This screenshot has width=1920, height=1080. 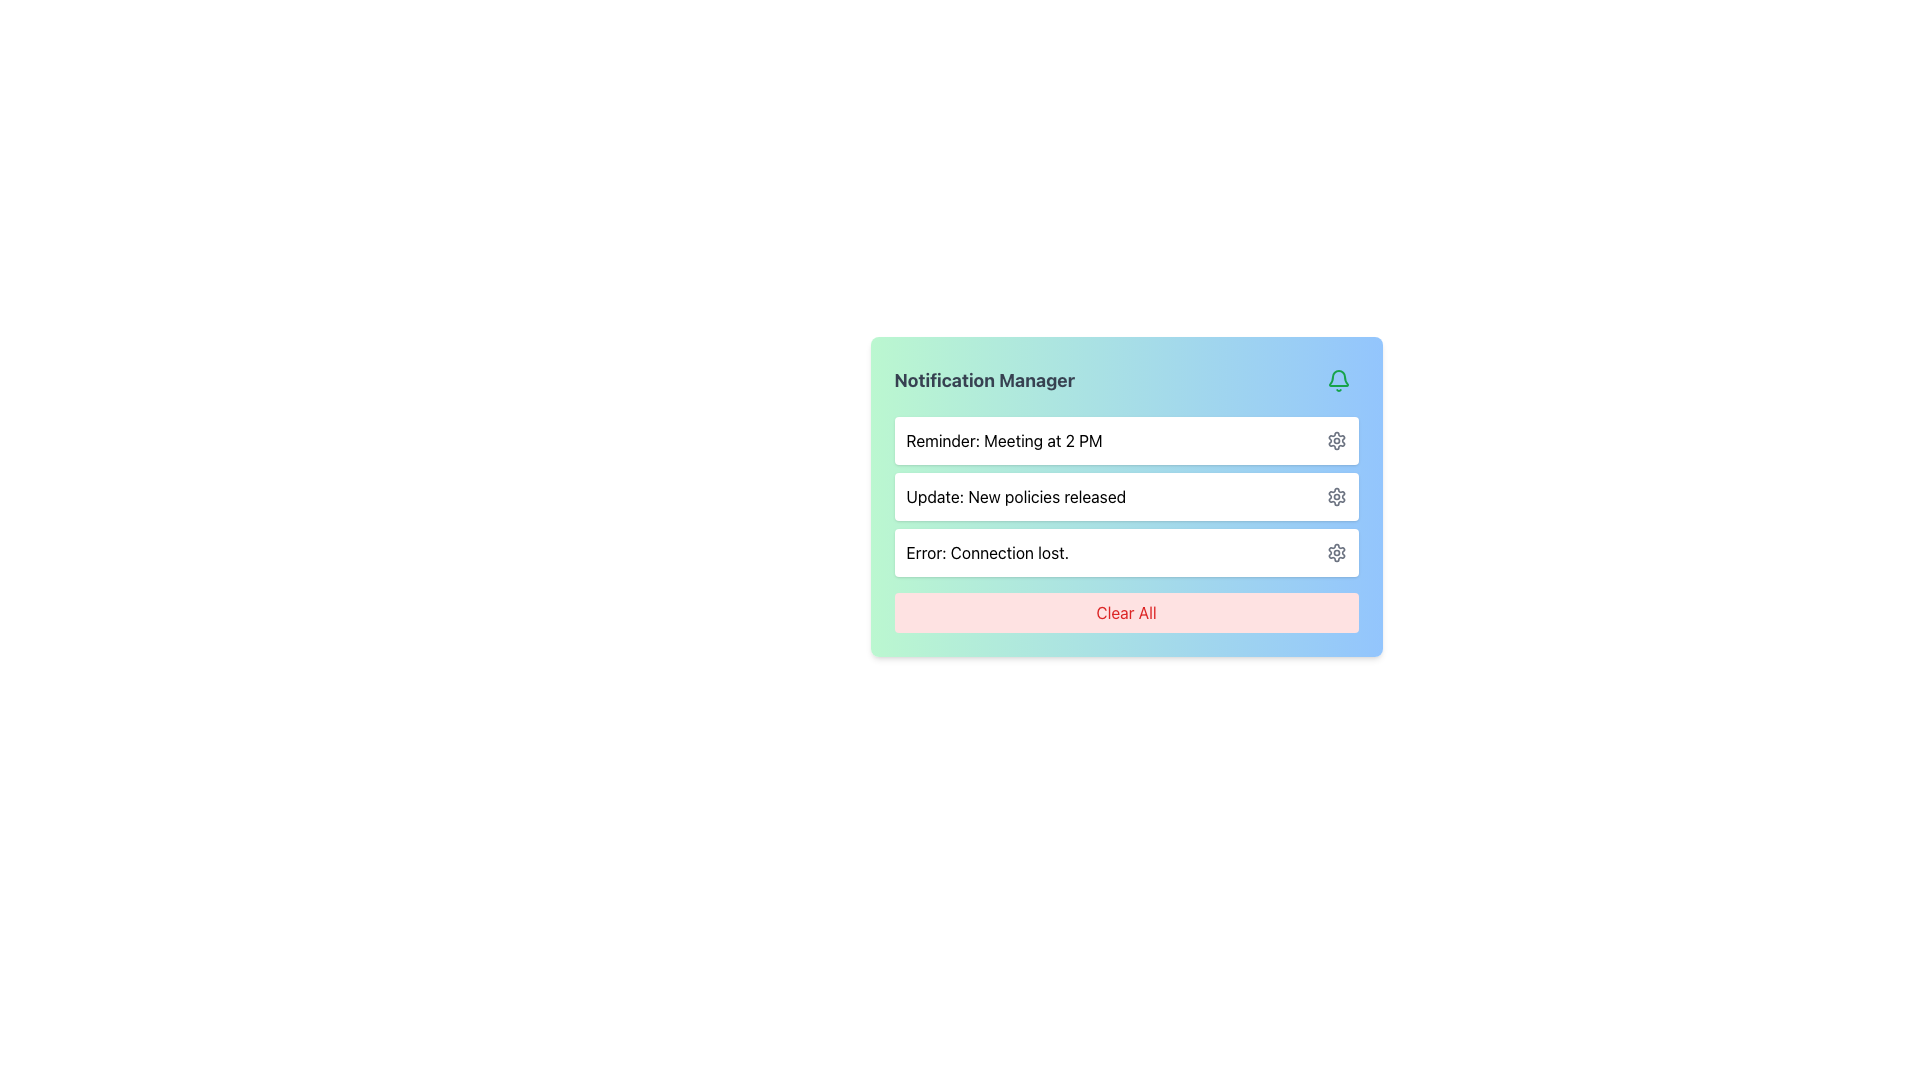 What do you see at coordinates (1336, 439) in the screenshot?
I see `the first gear-shaped icon associated with settings, located directly to the right of the 'Reminder: Meeting at 2 PM' text` at bounding box center [1336, 439].